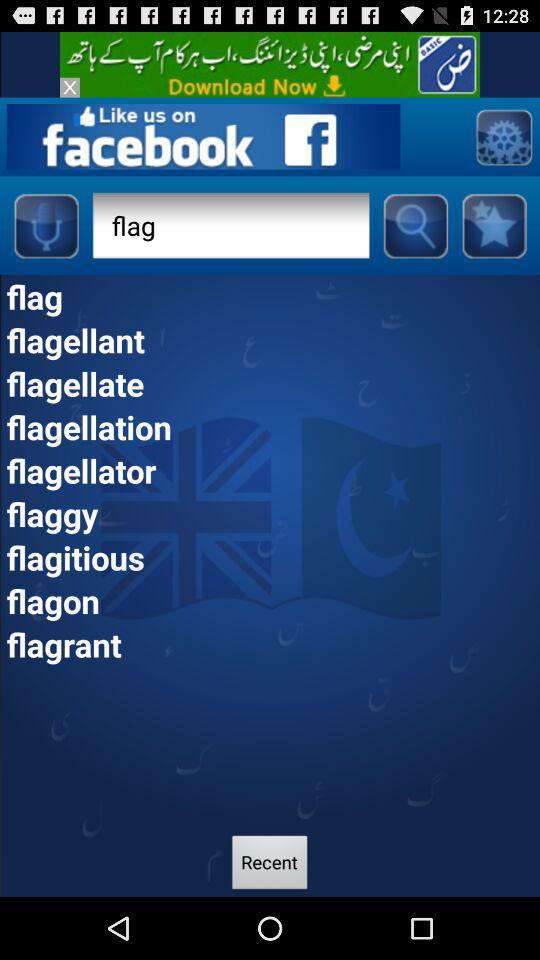  What do you see at coordinates (270, 64) in the screenshot?
I see `advertisement` at bounding box center [270, 64].